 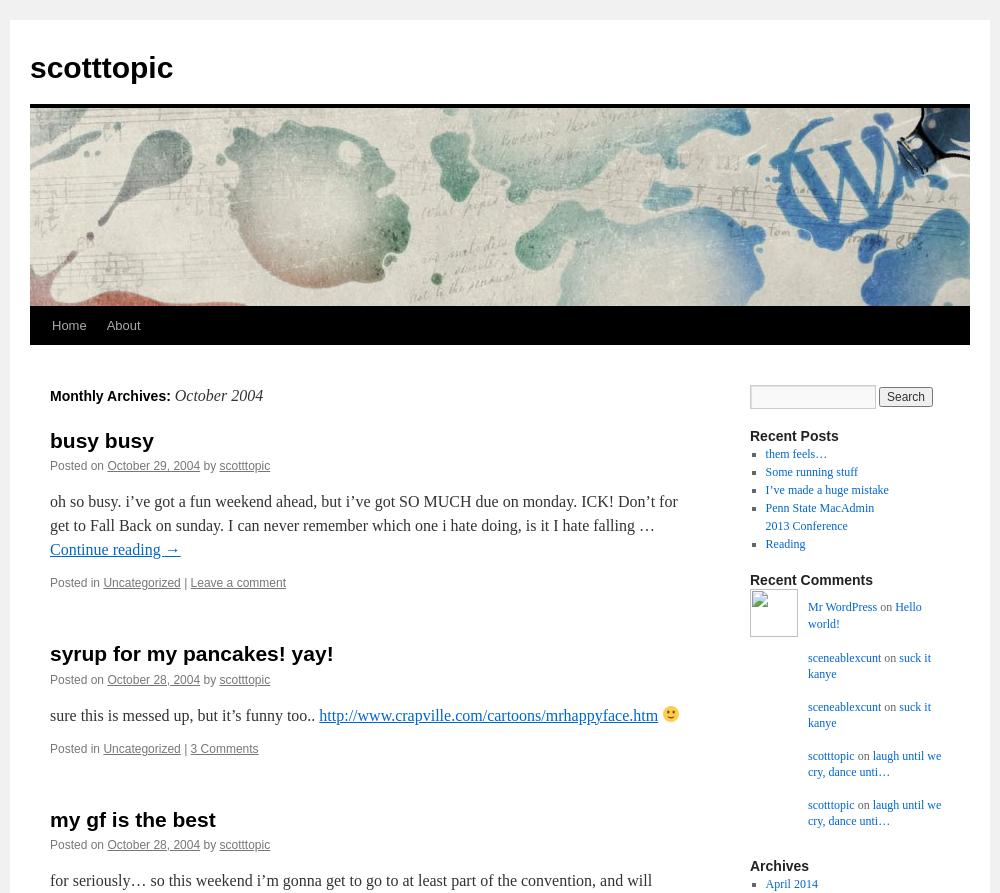 I want to click on 'oh so busy. i’ve got a fun weekend ahead, but i’ve got SO MUCH due on monday. ICK! Don’t for get to Fall Back on sunday. I can never remember which one i hate doing, is it I hate falling …', so click(x=362, y=512).